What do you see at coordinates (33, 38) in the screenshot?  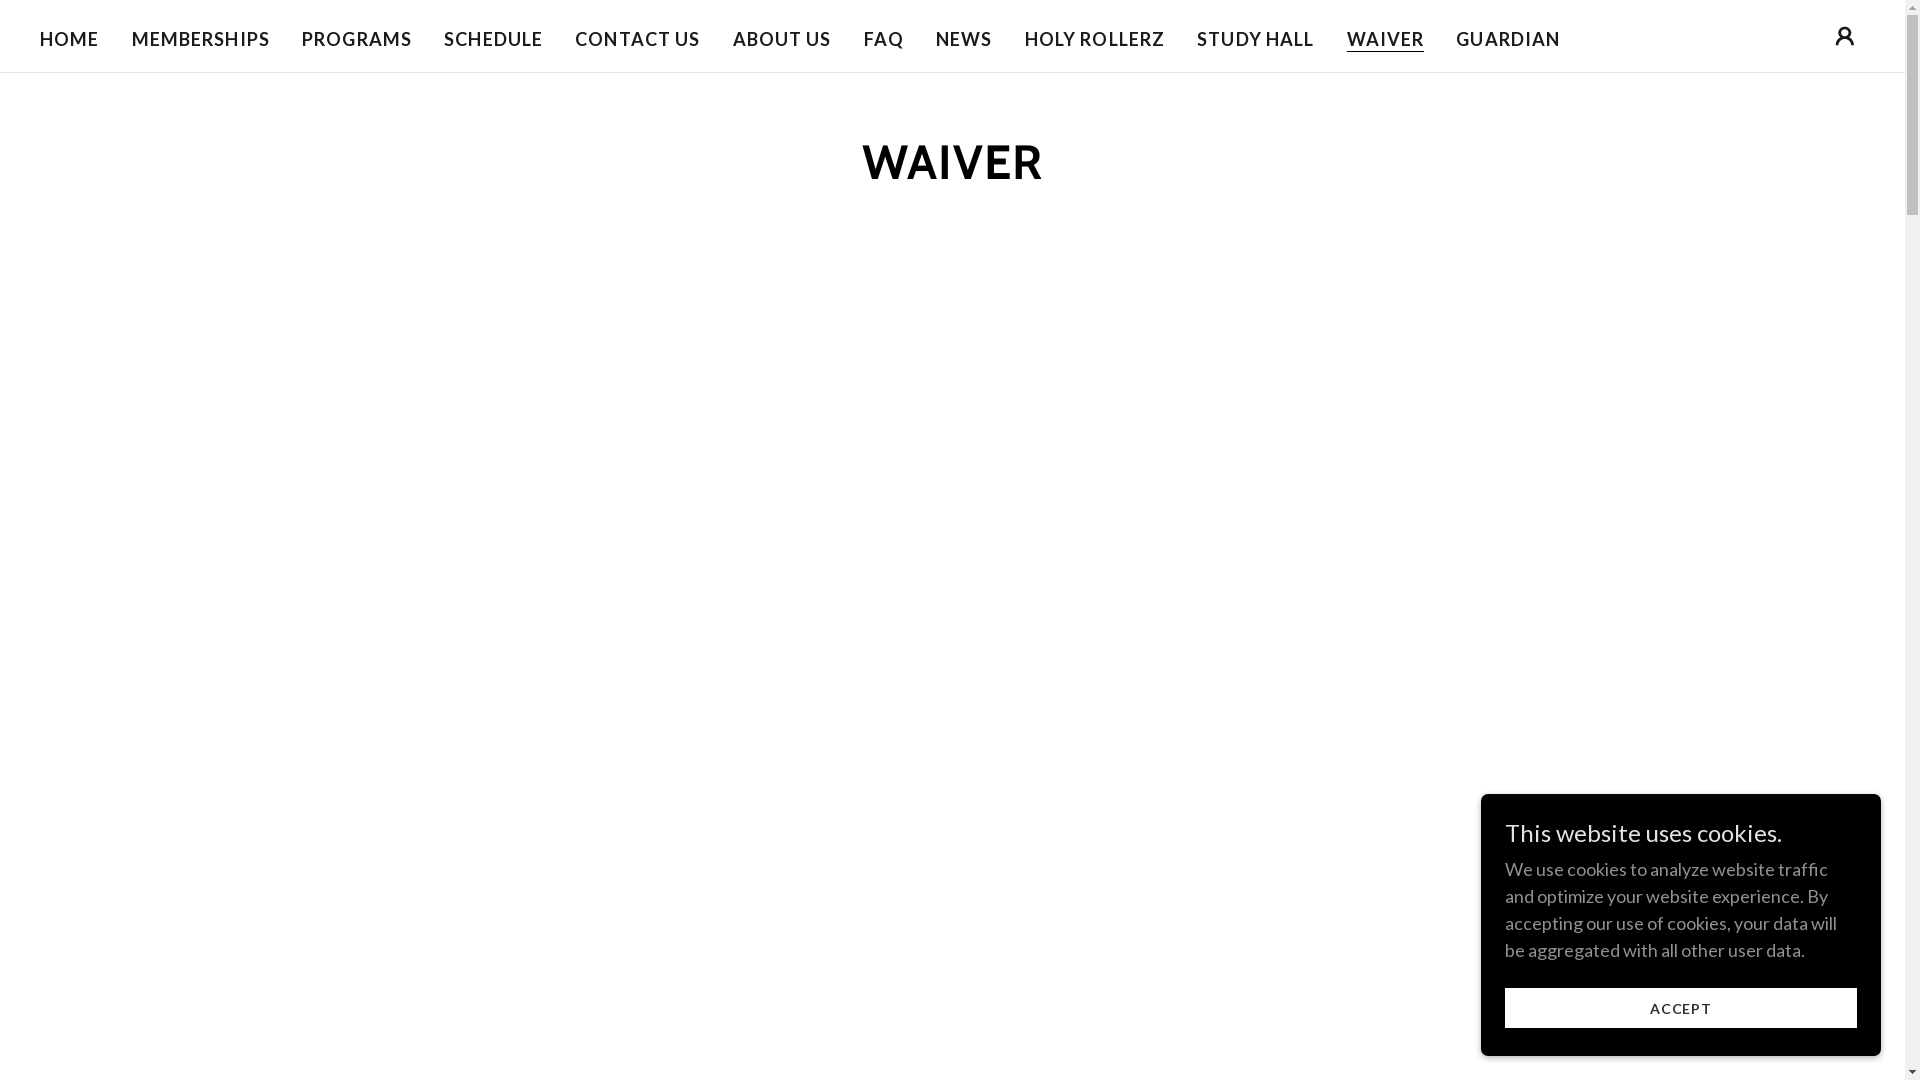 I see `'HOME'` at bounding box center [33, 38].